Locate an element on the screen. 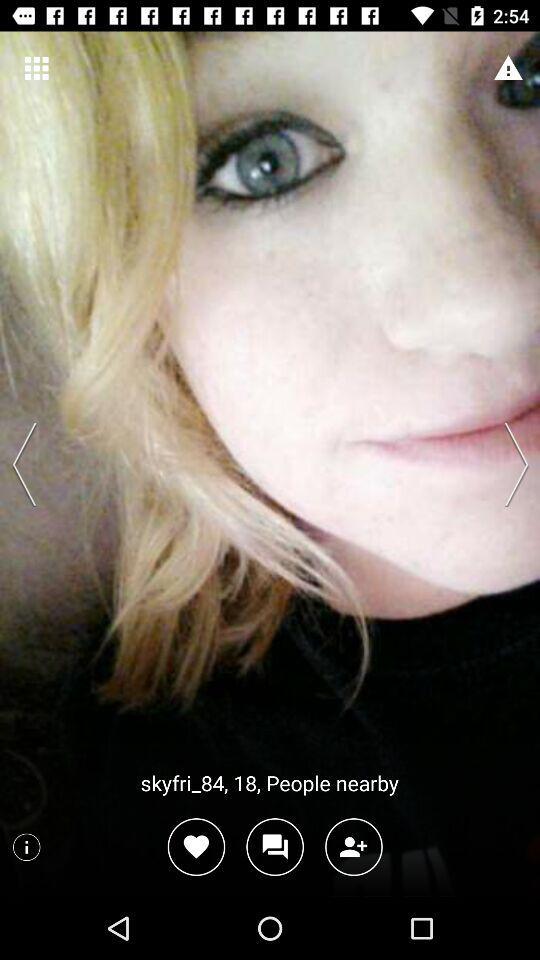  more information is located at coordinates (25, 846).